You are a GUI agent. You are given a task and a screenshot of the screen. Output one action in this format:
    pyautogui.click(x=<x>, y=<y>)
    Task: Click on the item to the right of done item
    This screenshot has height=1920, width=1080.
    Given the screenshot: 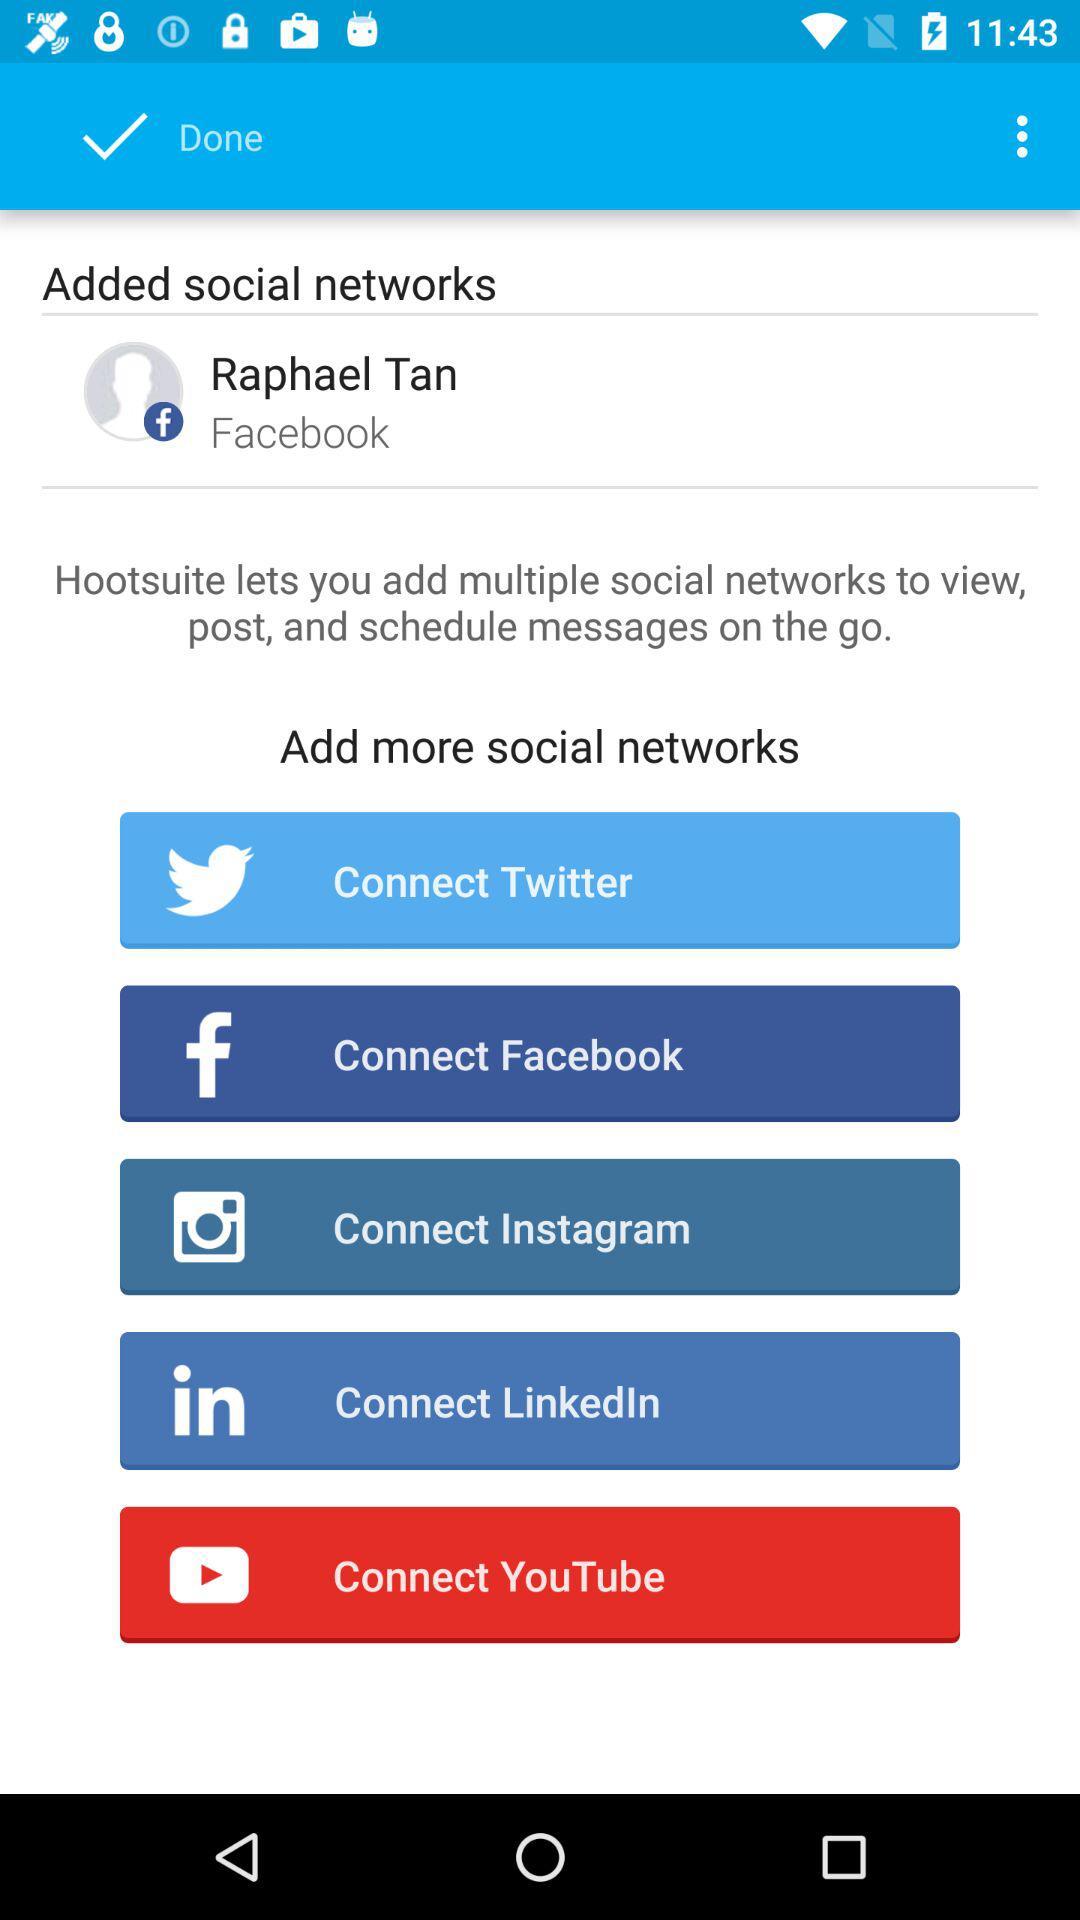 What is the action you would take?
    pyautogui.click(x=1027, y=135)
    